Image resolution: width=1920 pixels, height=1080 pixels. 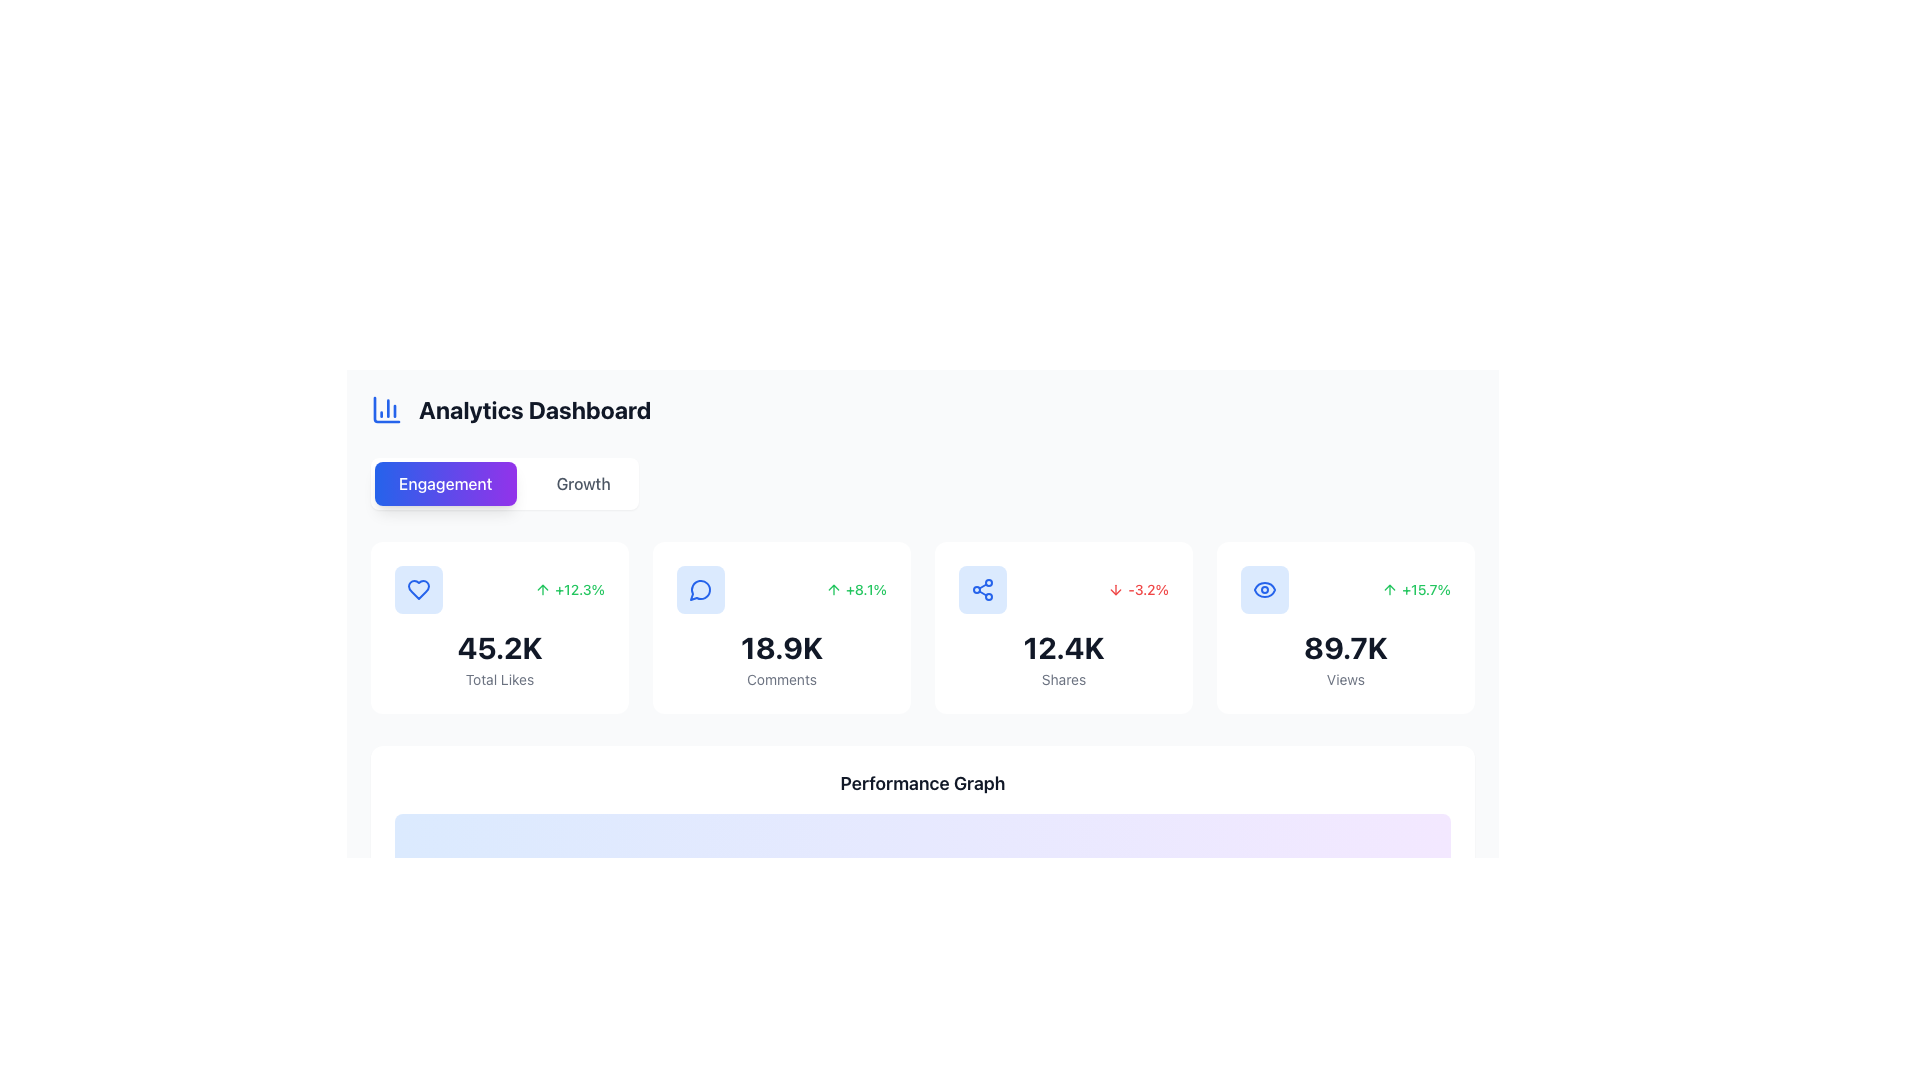 What do you see at coordinates (781, 648) in the screenshot?
I see `the text component displaying '18.9K' in a bold font, located in the second card under 'Analytics Dashboard', above the label 'Comments'` at bounding box center [781, 648].